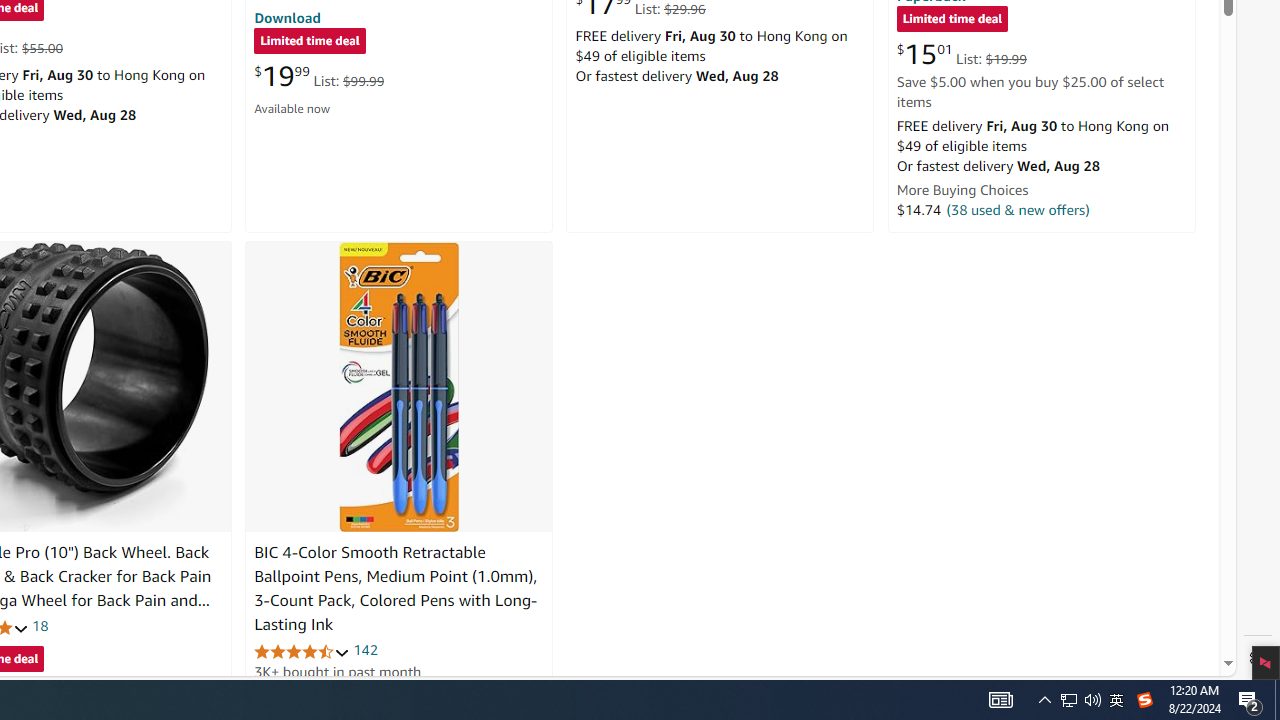 This screenshot has width=1280, height=720. I want to click on 'Download', so click(286, 17).